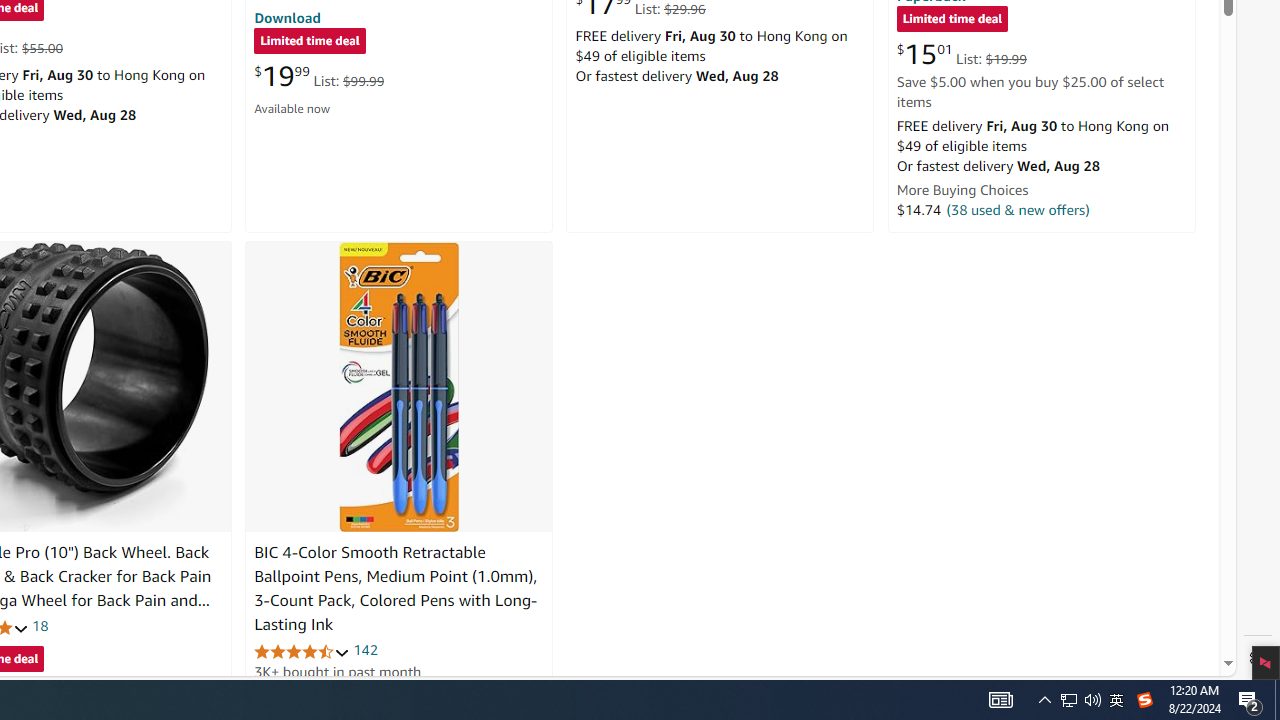 This screenshot has width=1280, height=720. I want to click on 'Download', so click(286, 17).